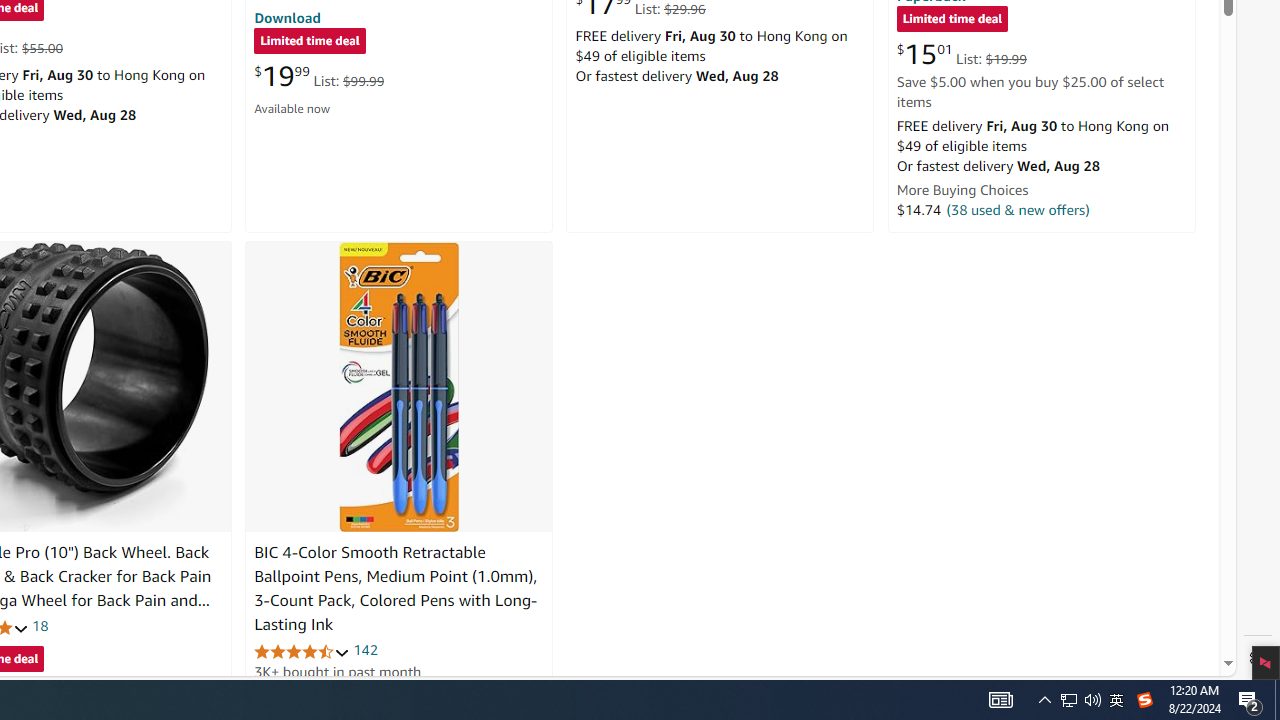 This screenshot has width=1280, height=720. I want to click on 'Download', so click(286, 17).